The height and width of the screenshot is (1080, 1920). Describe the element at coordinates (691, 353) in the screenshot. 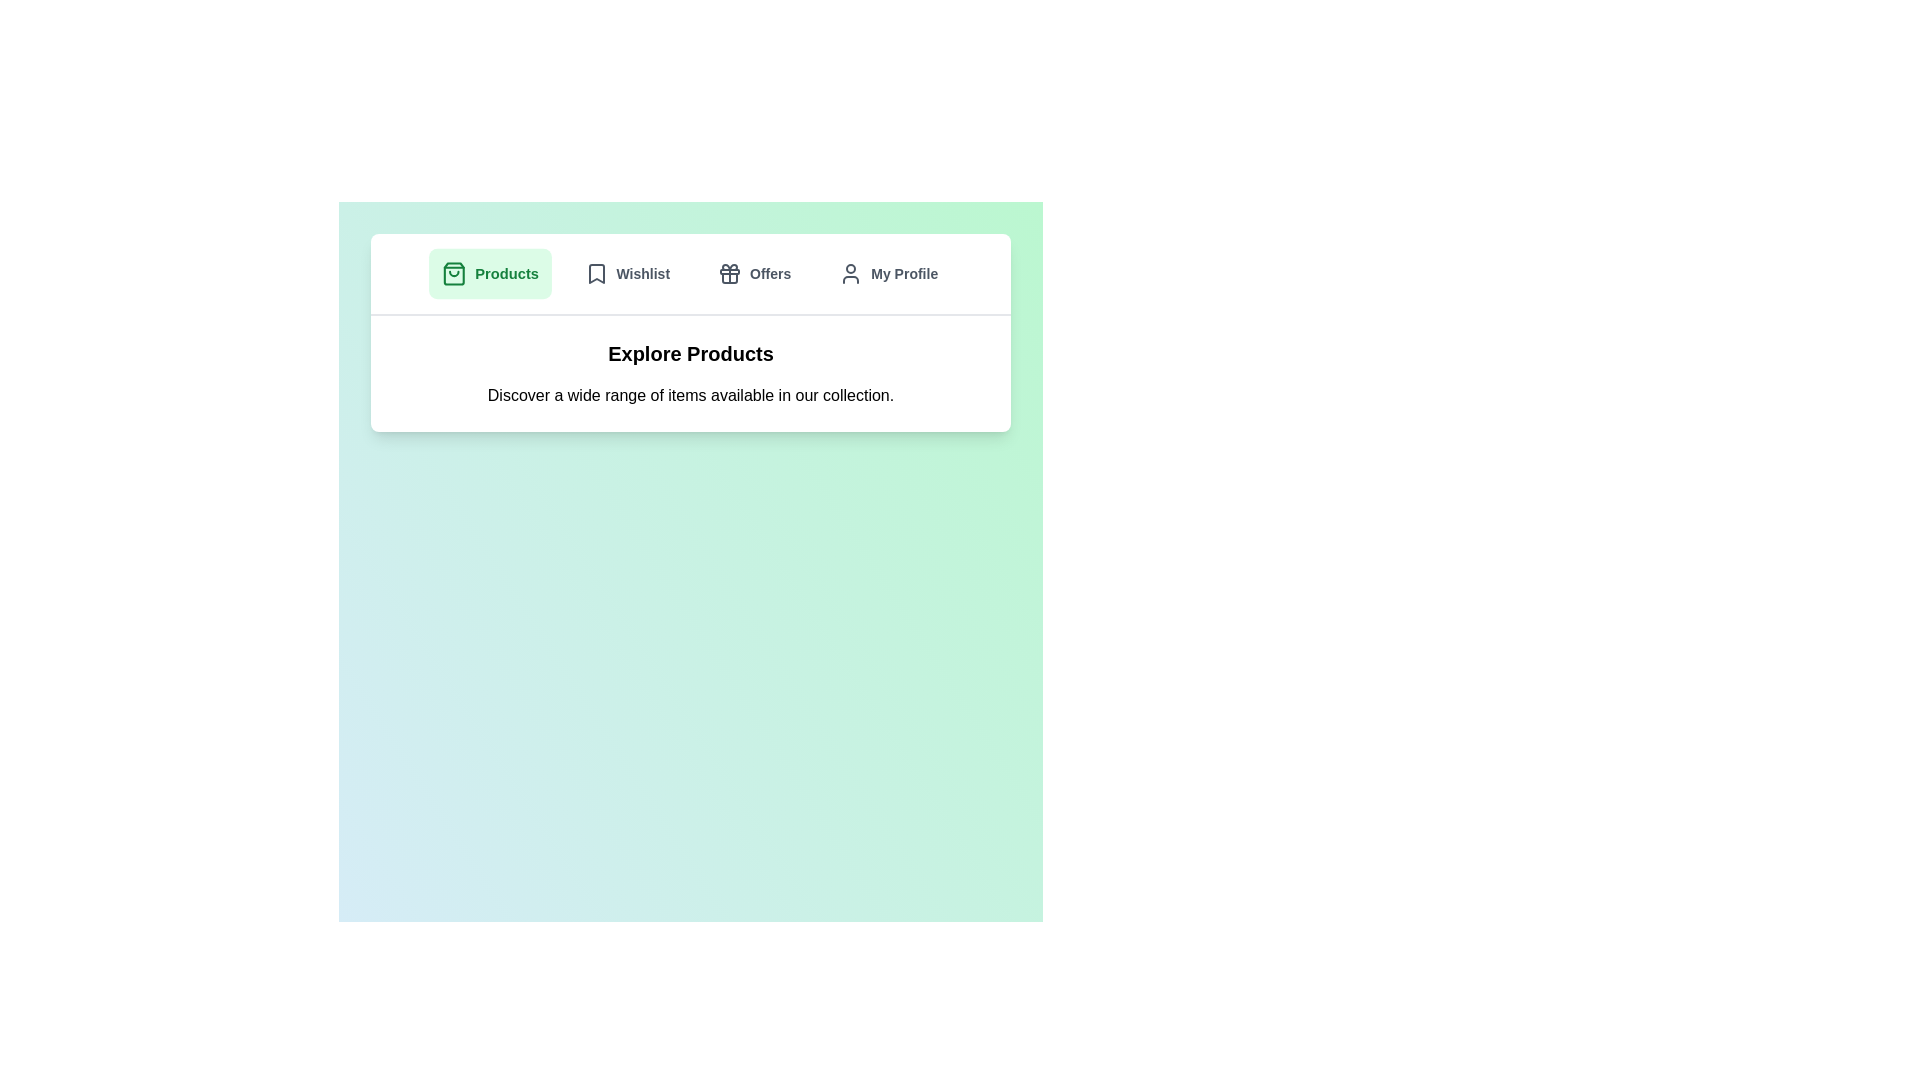

I see `the bold text title 'Explore Products' which is styled with a larger font size and positioned centrally above the descriptive text` at that location.